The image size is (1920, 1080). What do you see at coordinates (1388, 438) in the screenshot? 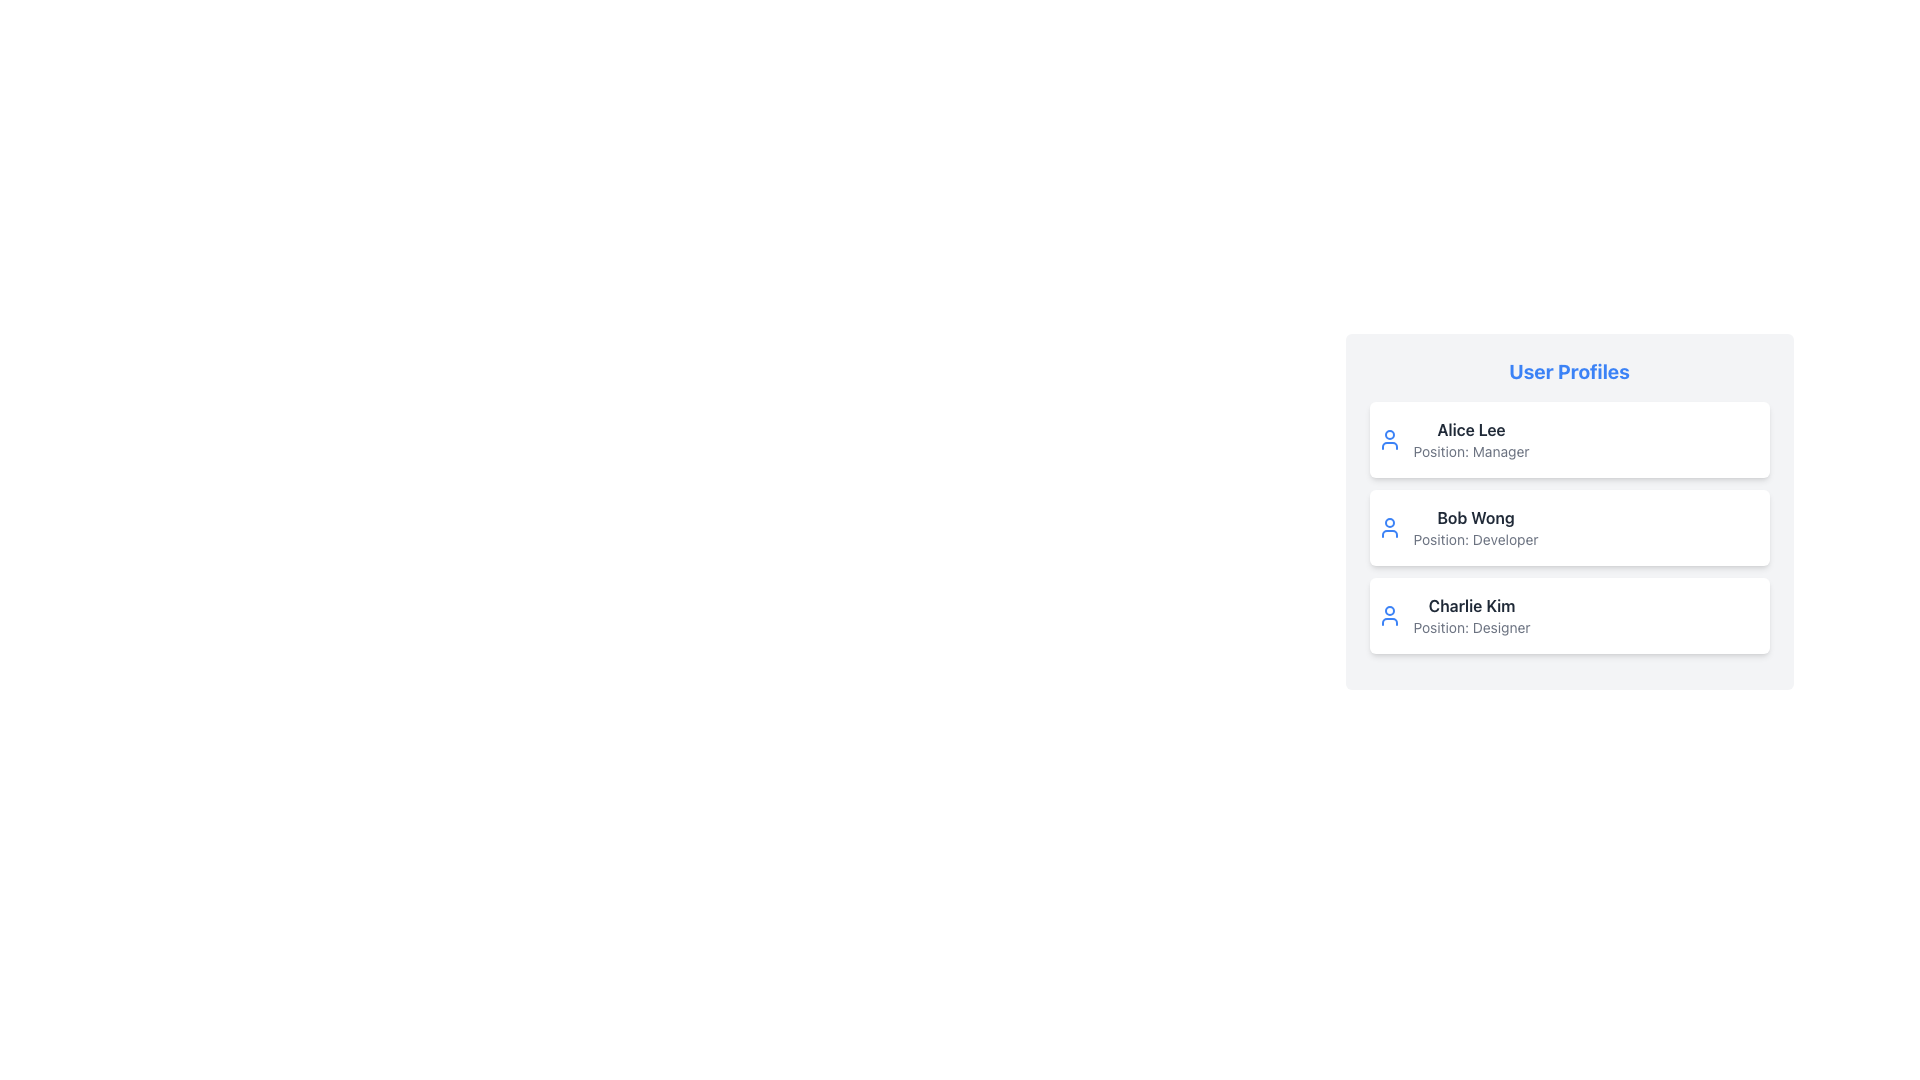
I see `the user profile icon located in the top left corner of the first card representing 'Alice Lee - Position: Manager' to initiate related actions` at bounding box center [1388, 438].